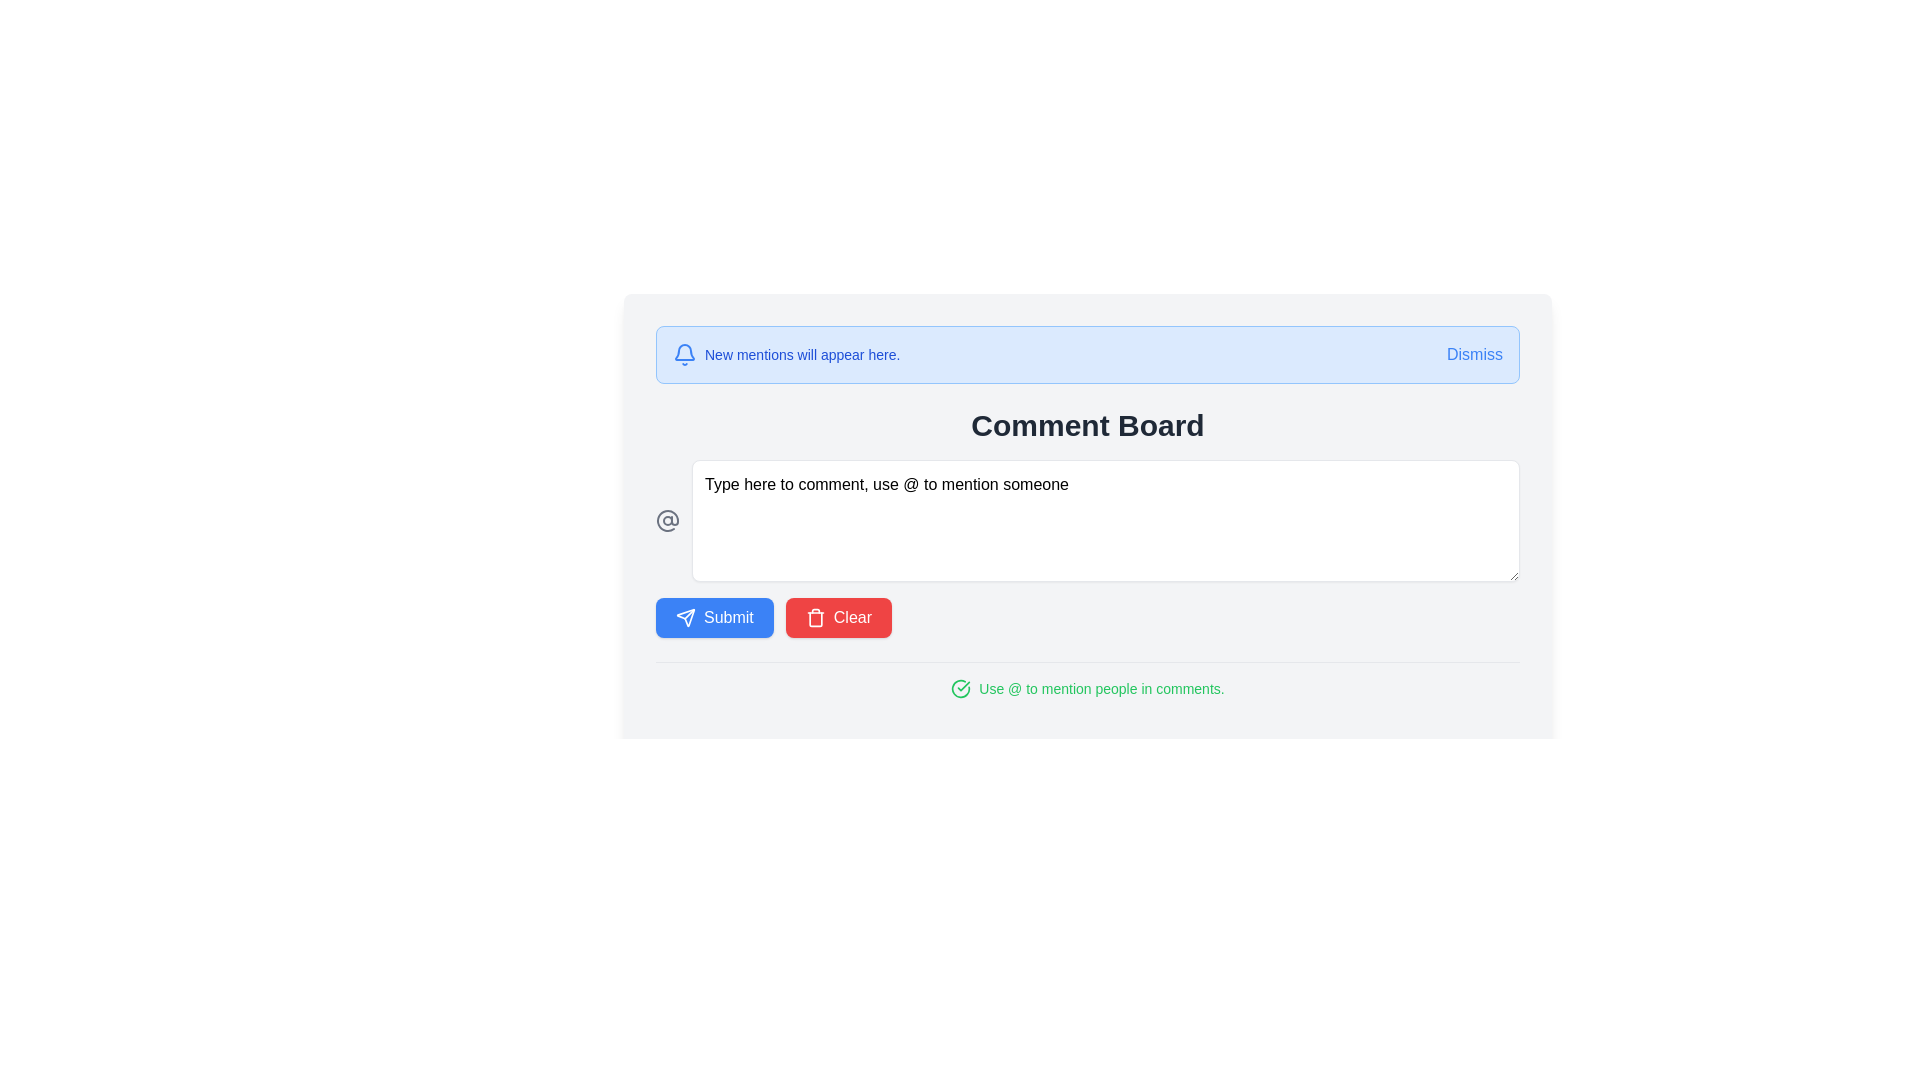  I want to click on the text label displaying the message 'Use @ to mention people in comments.' which is styled in smaller font and green color, located next to a green checkmark icon beneath the comment input area, so click(1101, 688).